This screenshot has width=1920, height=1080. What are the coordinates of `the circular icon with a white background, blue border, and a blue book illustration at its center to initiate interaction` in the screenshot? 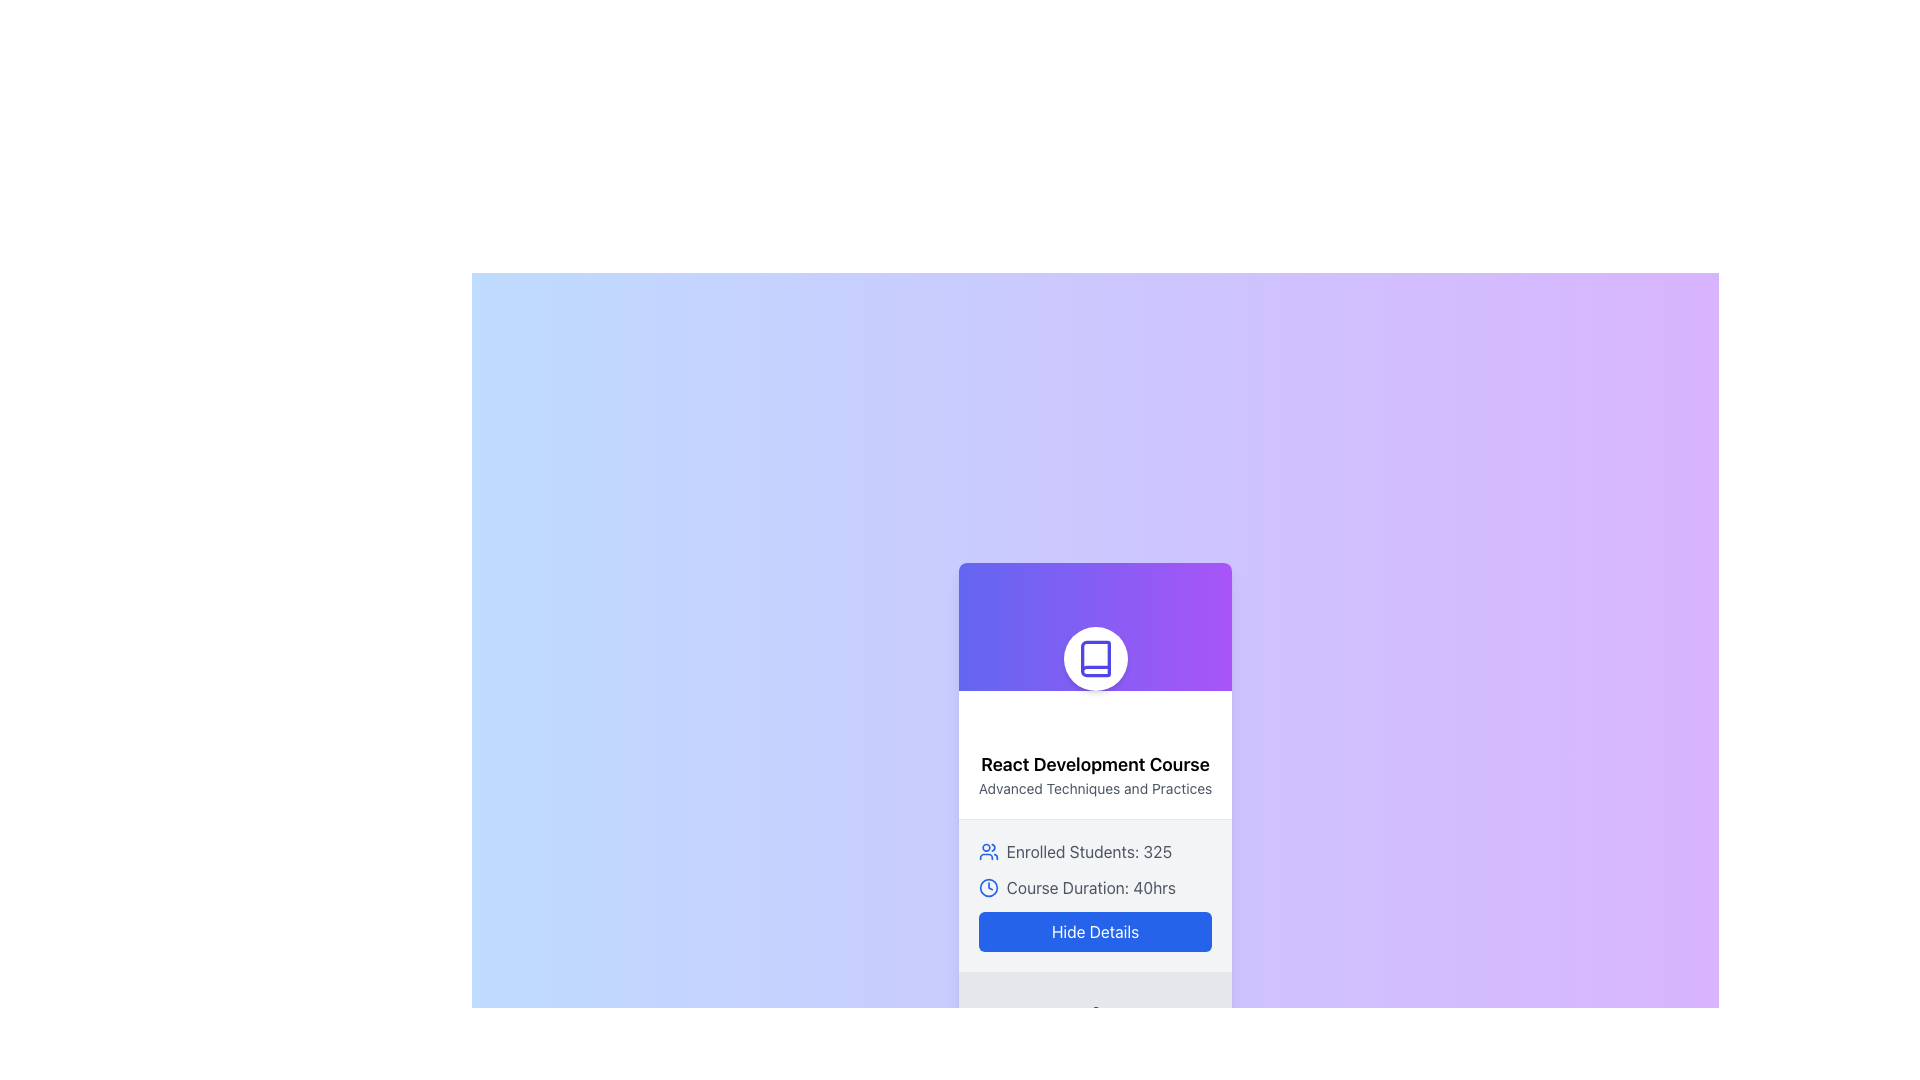 It's located at (1094, 659).